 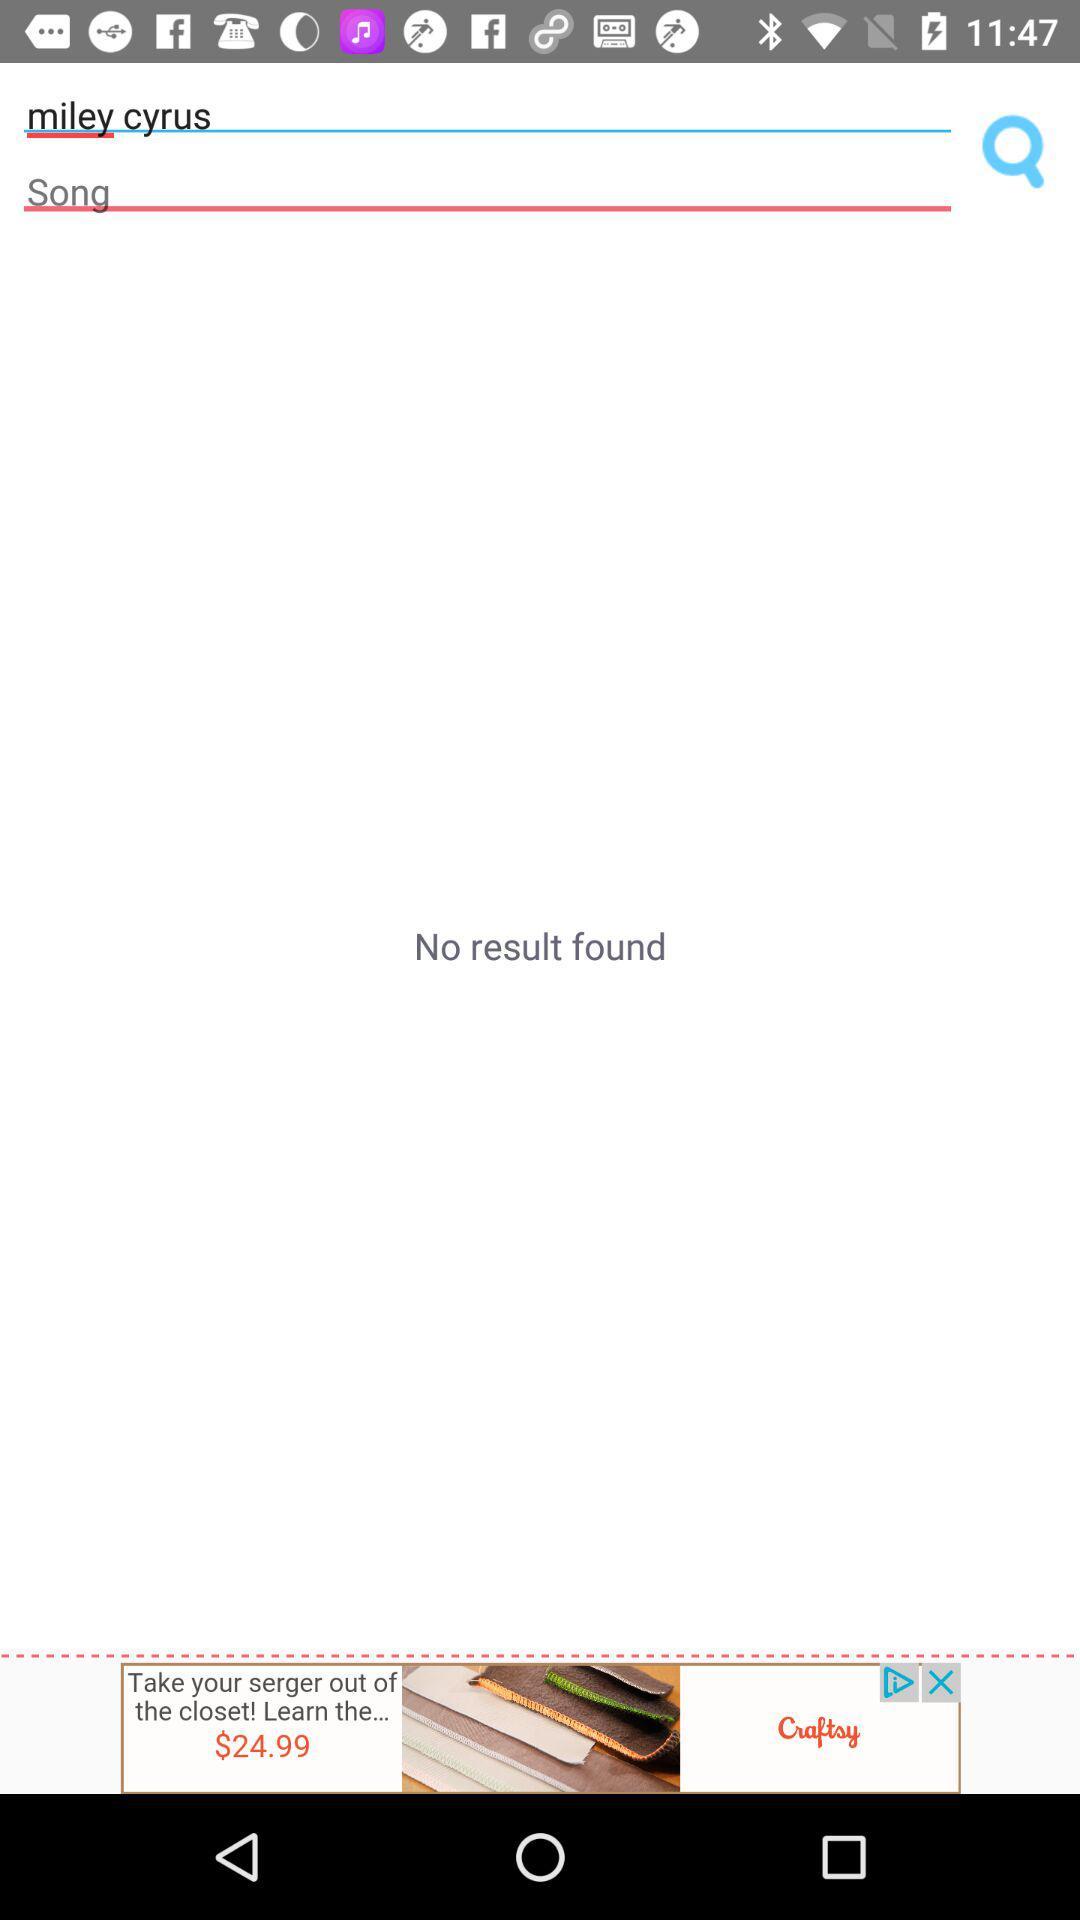 What do you see at coordinates (1014, 152) in the screenshot?
I see `the search icon` at bounding box center [1014, 152].